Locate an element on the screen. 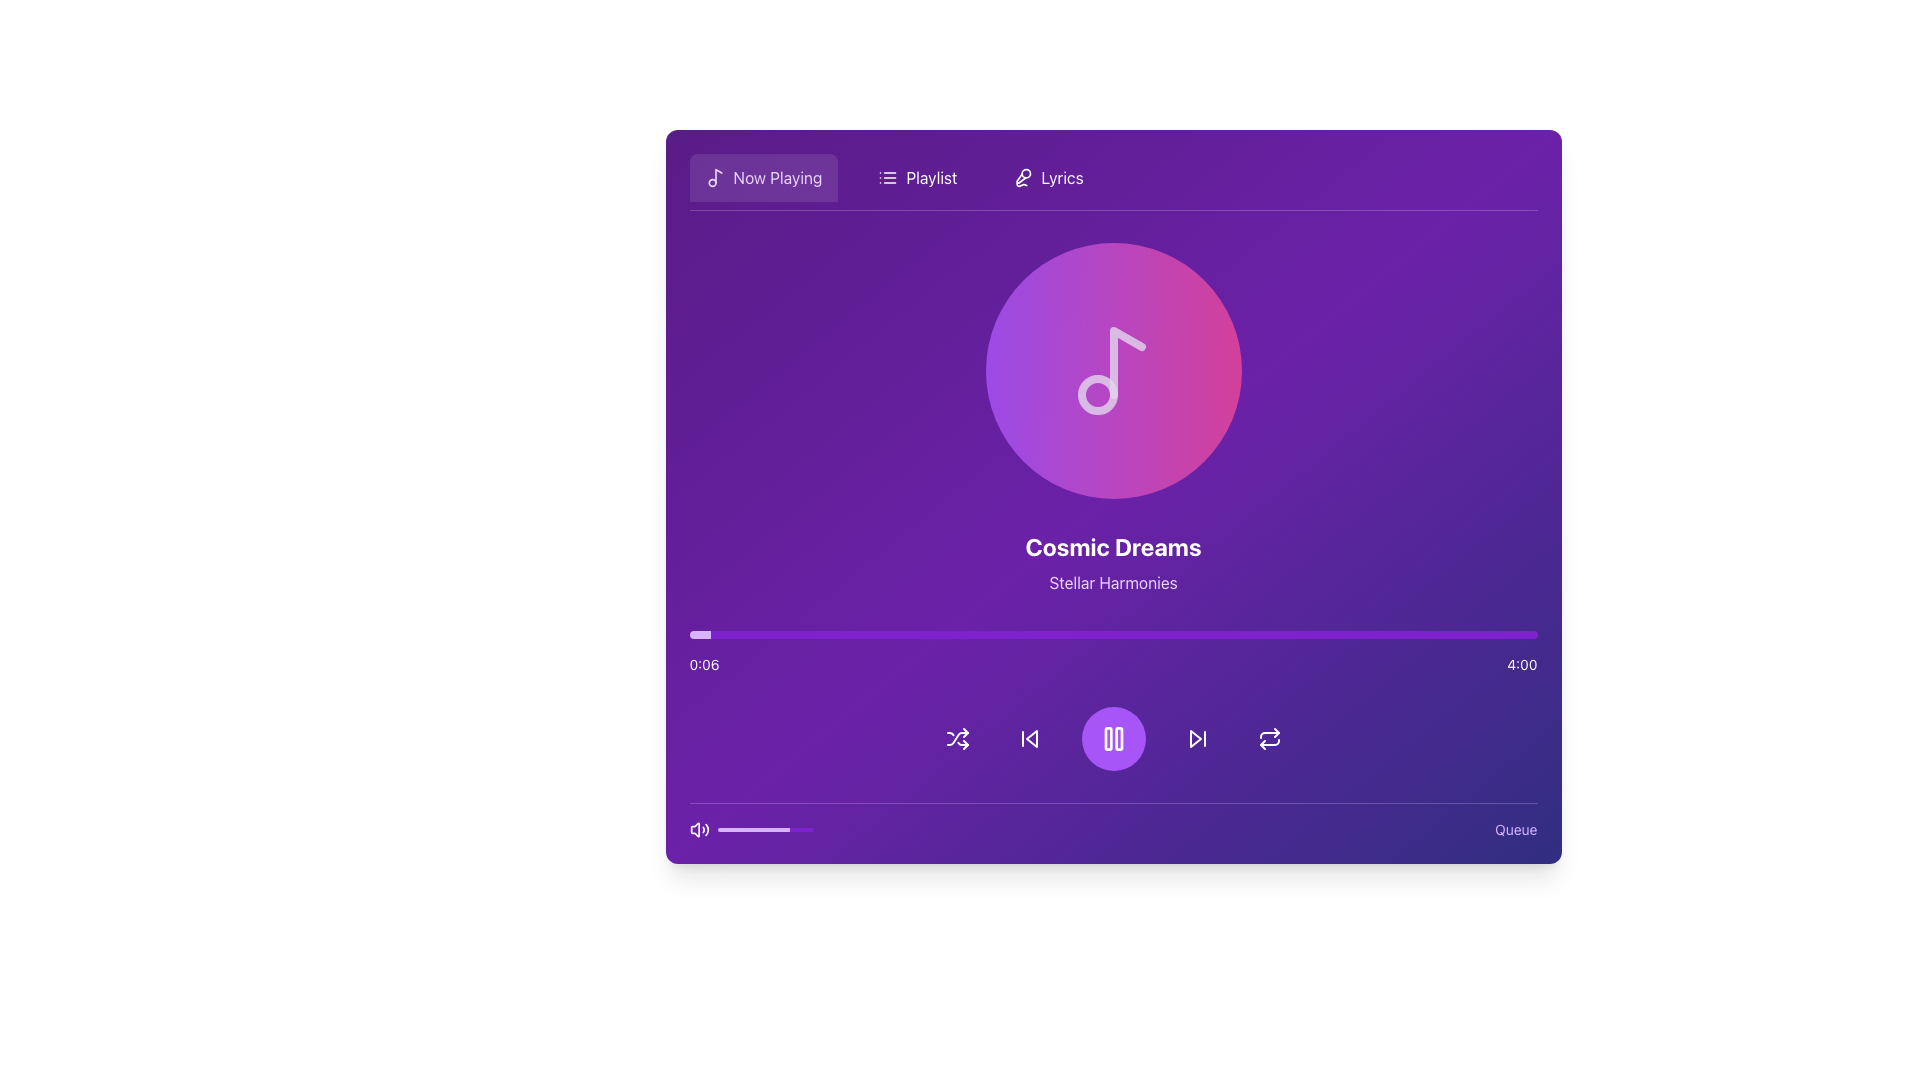 The height and width of the screenshot is (1080, 1920). the progress bar that visually represents the current playback progress of a media track, located centrally above the playback control buttons is located at coordinates (1112, 635).